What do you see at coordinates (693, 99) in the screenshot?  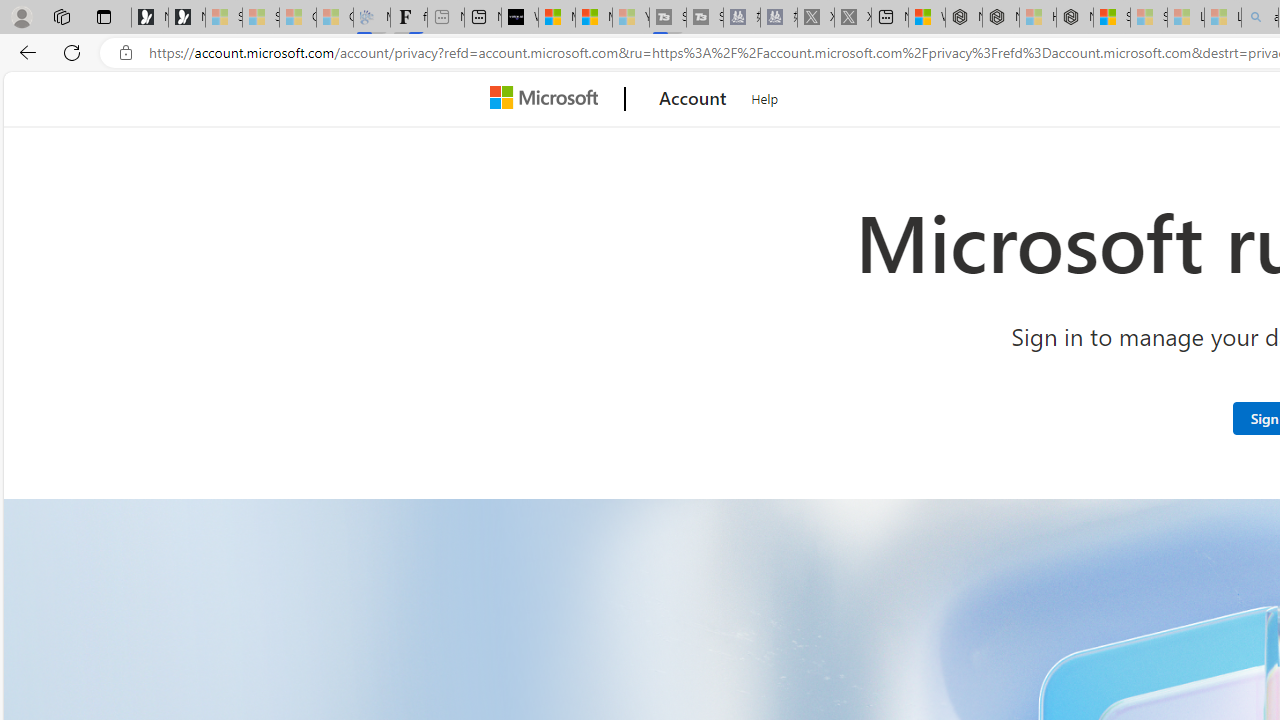 I see `'Account'` at bounding box center [693, 99].